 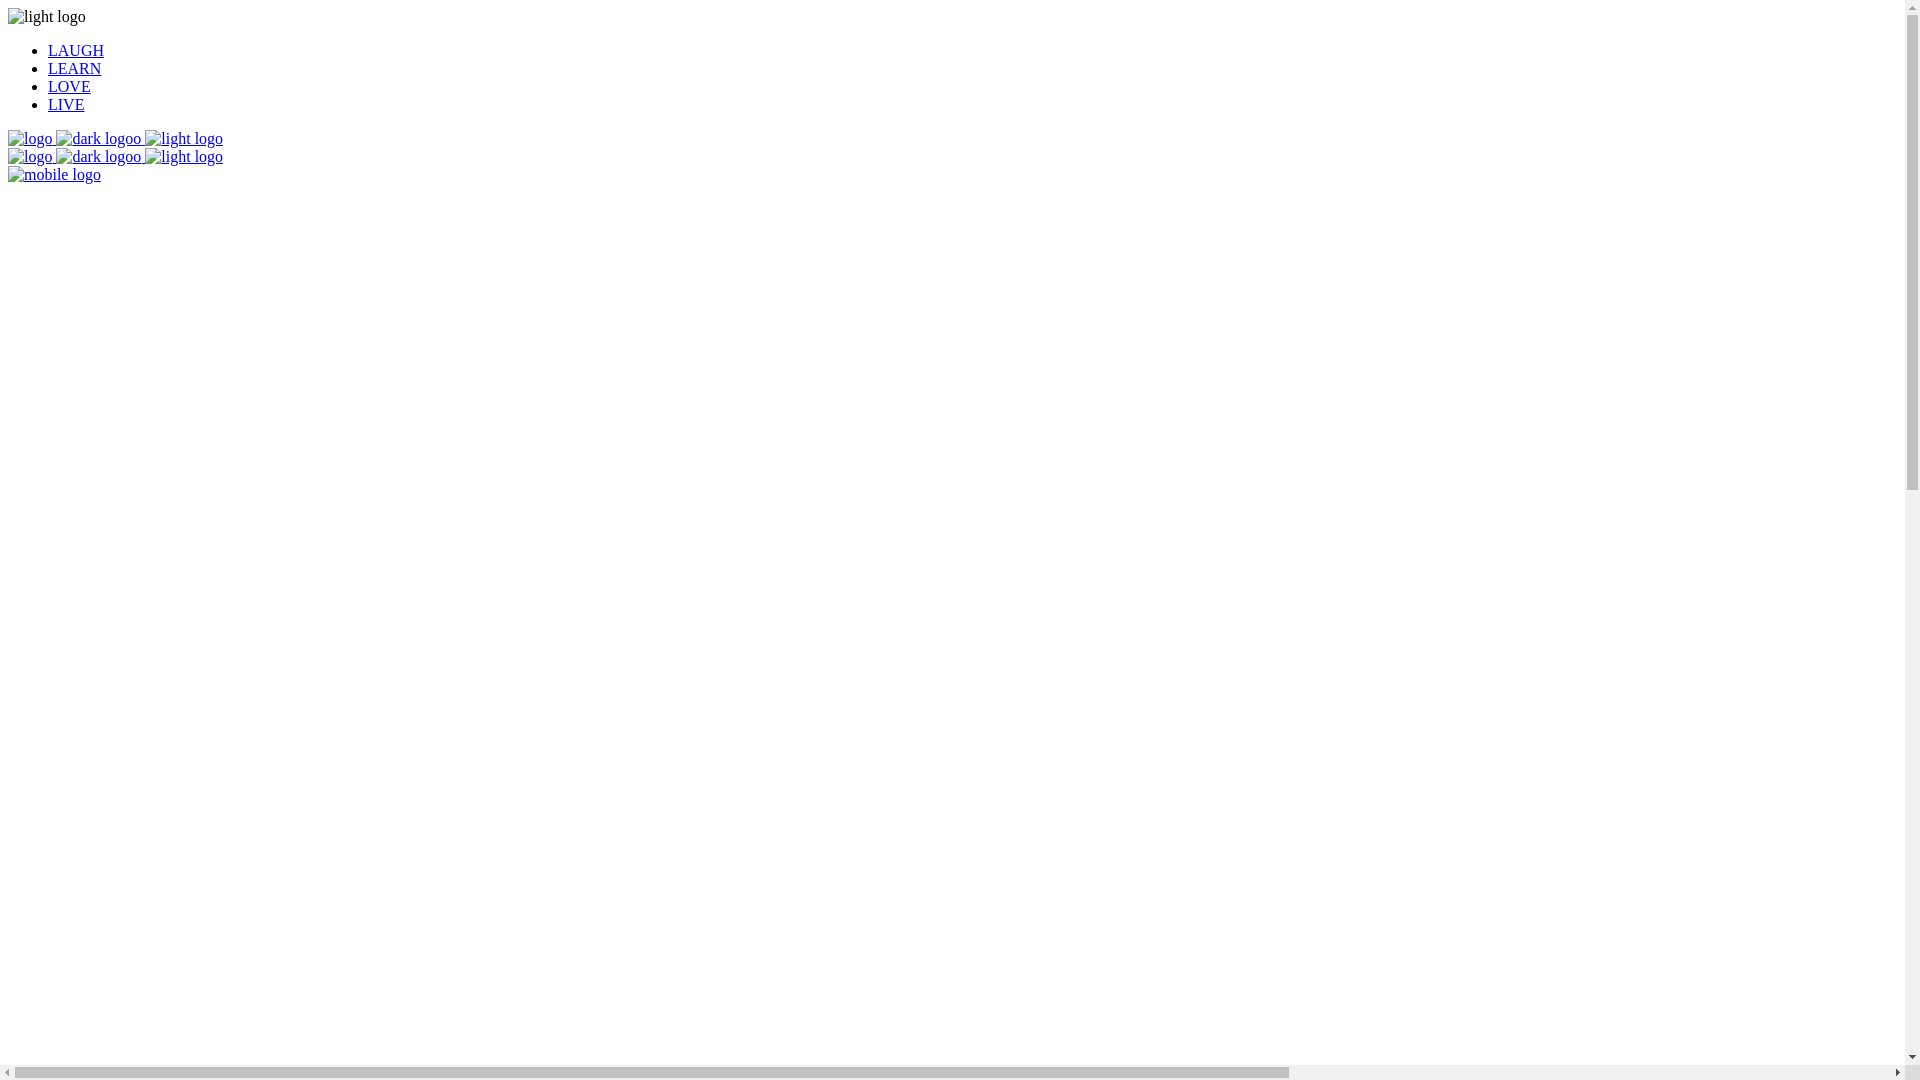 What do you see at coordinates (74, 67) in the screenshot?
I see `'LEARN'` at bounding box center [74, 67].